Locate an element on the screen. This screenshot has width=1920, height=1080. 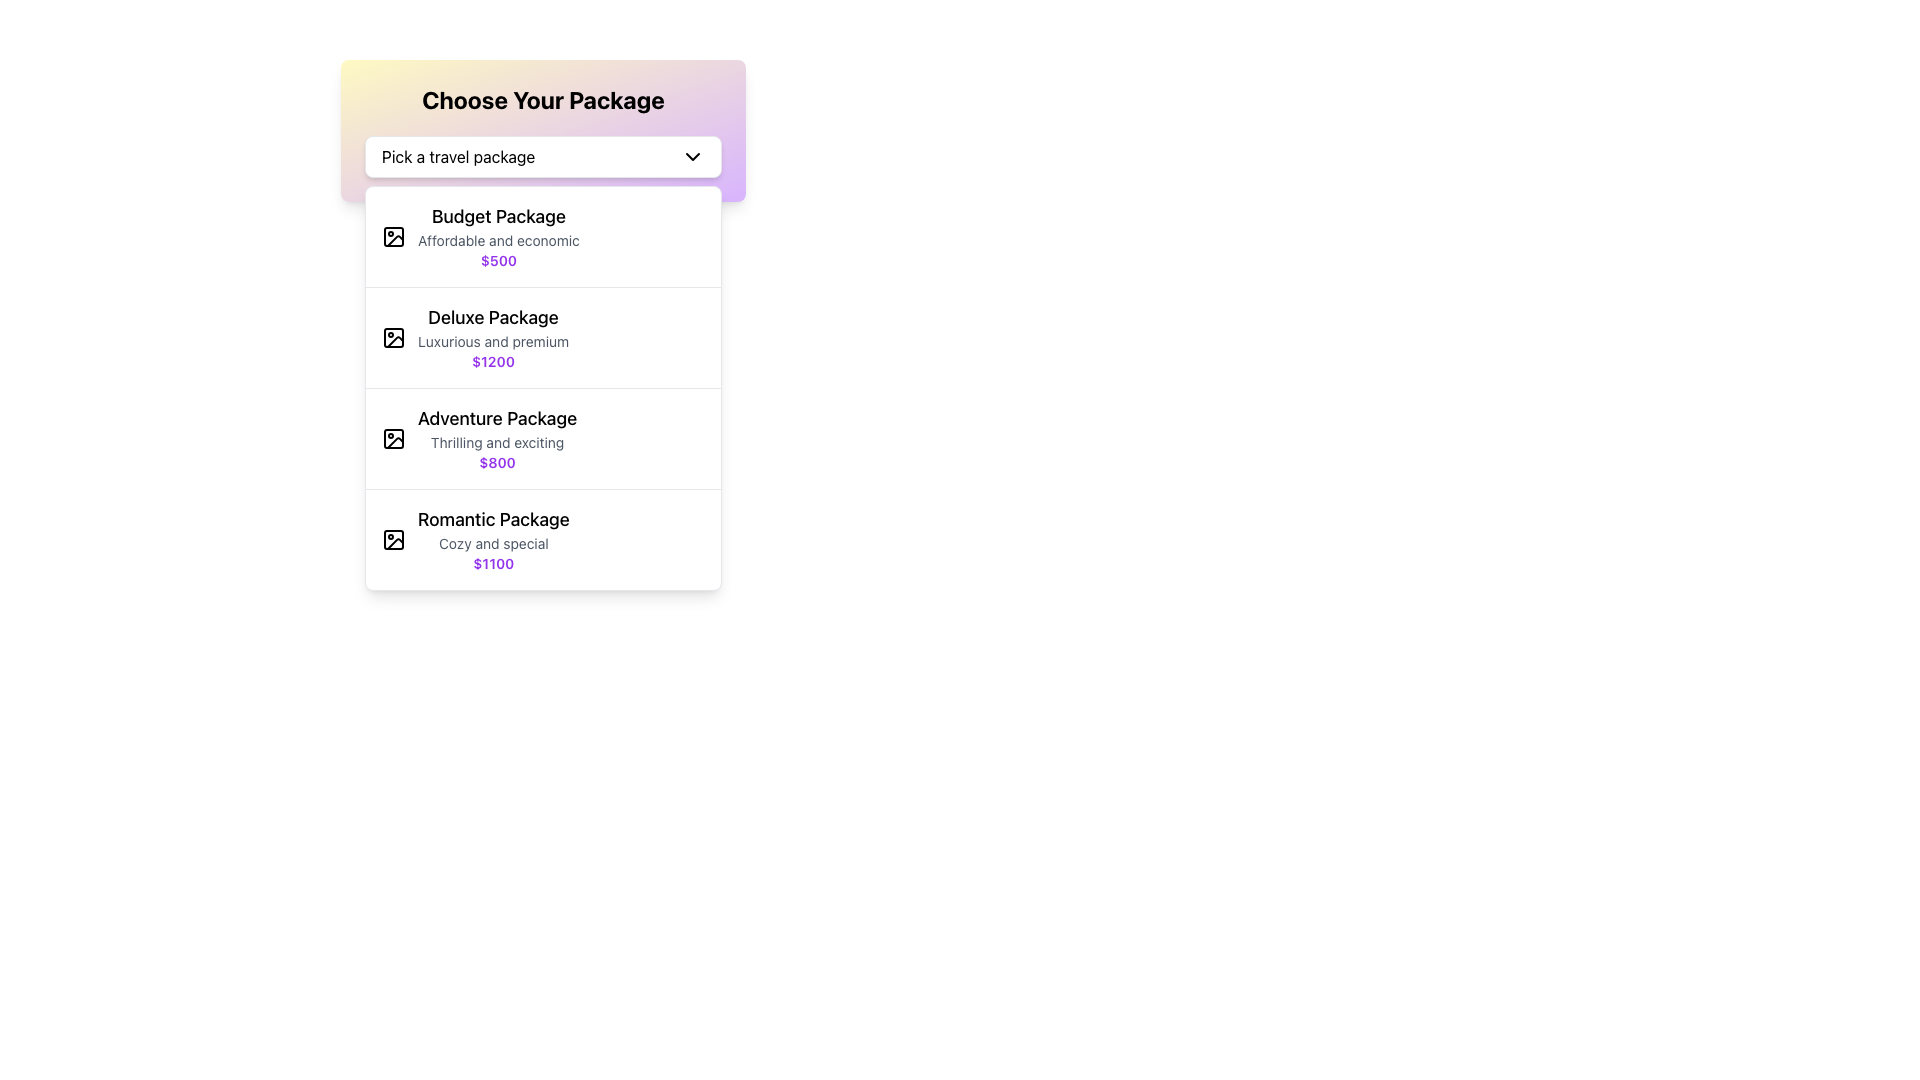
the text 'Budget Package', which is the first item in the dropdown list under 'Choose Your Package', styled as a heading is located at coordinates (499, 216).